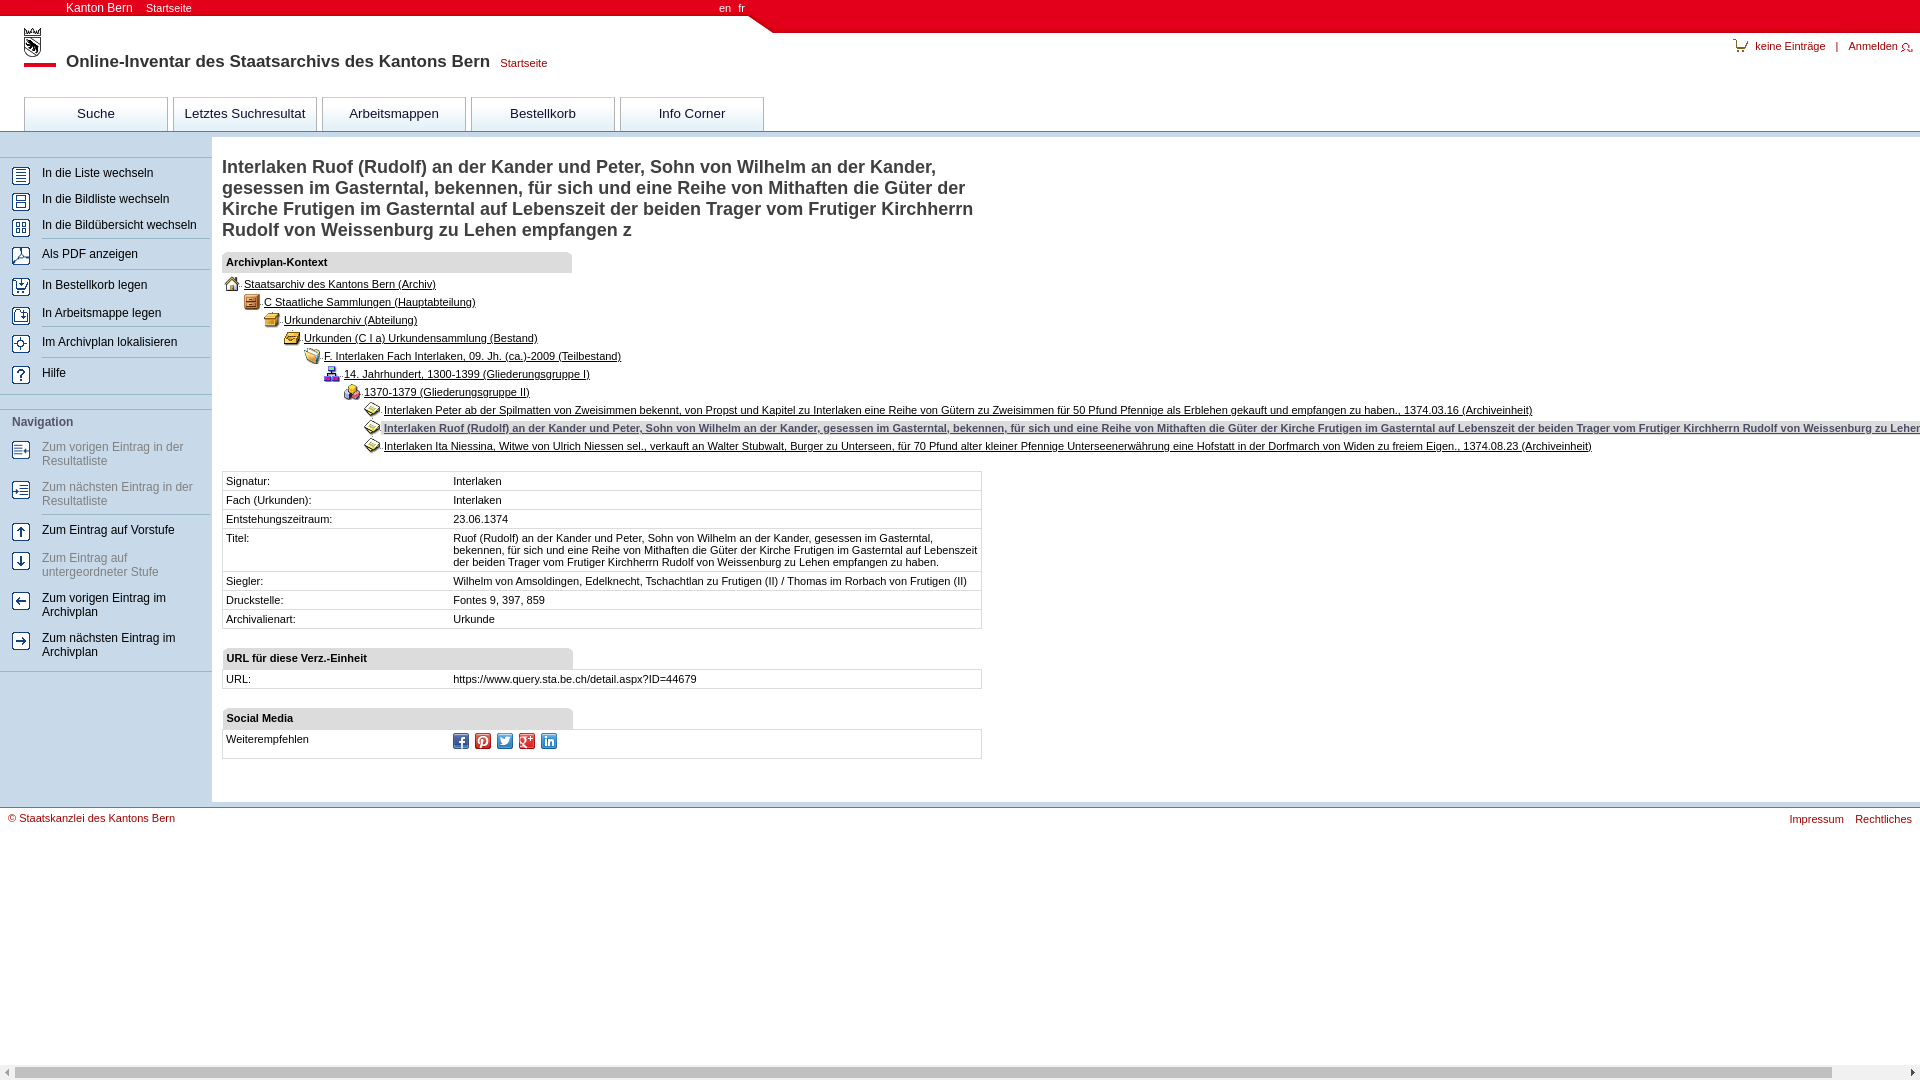  What do you see at coordinates (89, 253) in the screenshot?
I see `'Als PDF anzeigen'` at bounding box center [89, 253].